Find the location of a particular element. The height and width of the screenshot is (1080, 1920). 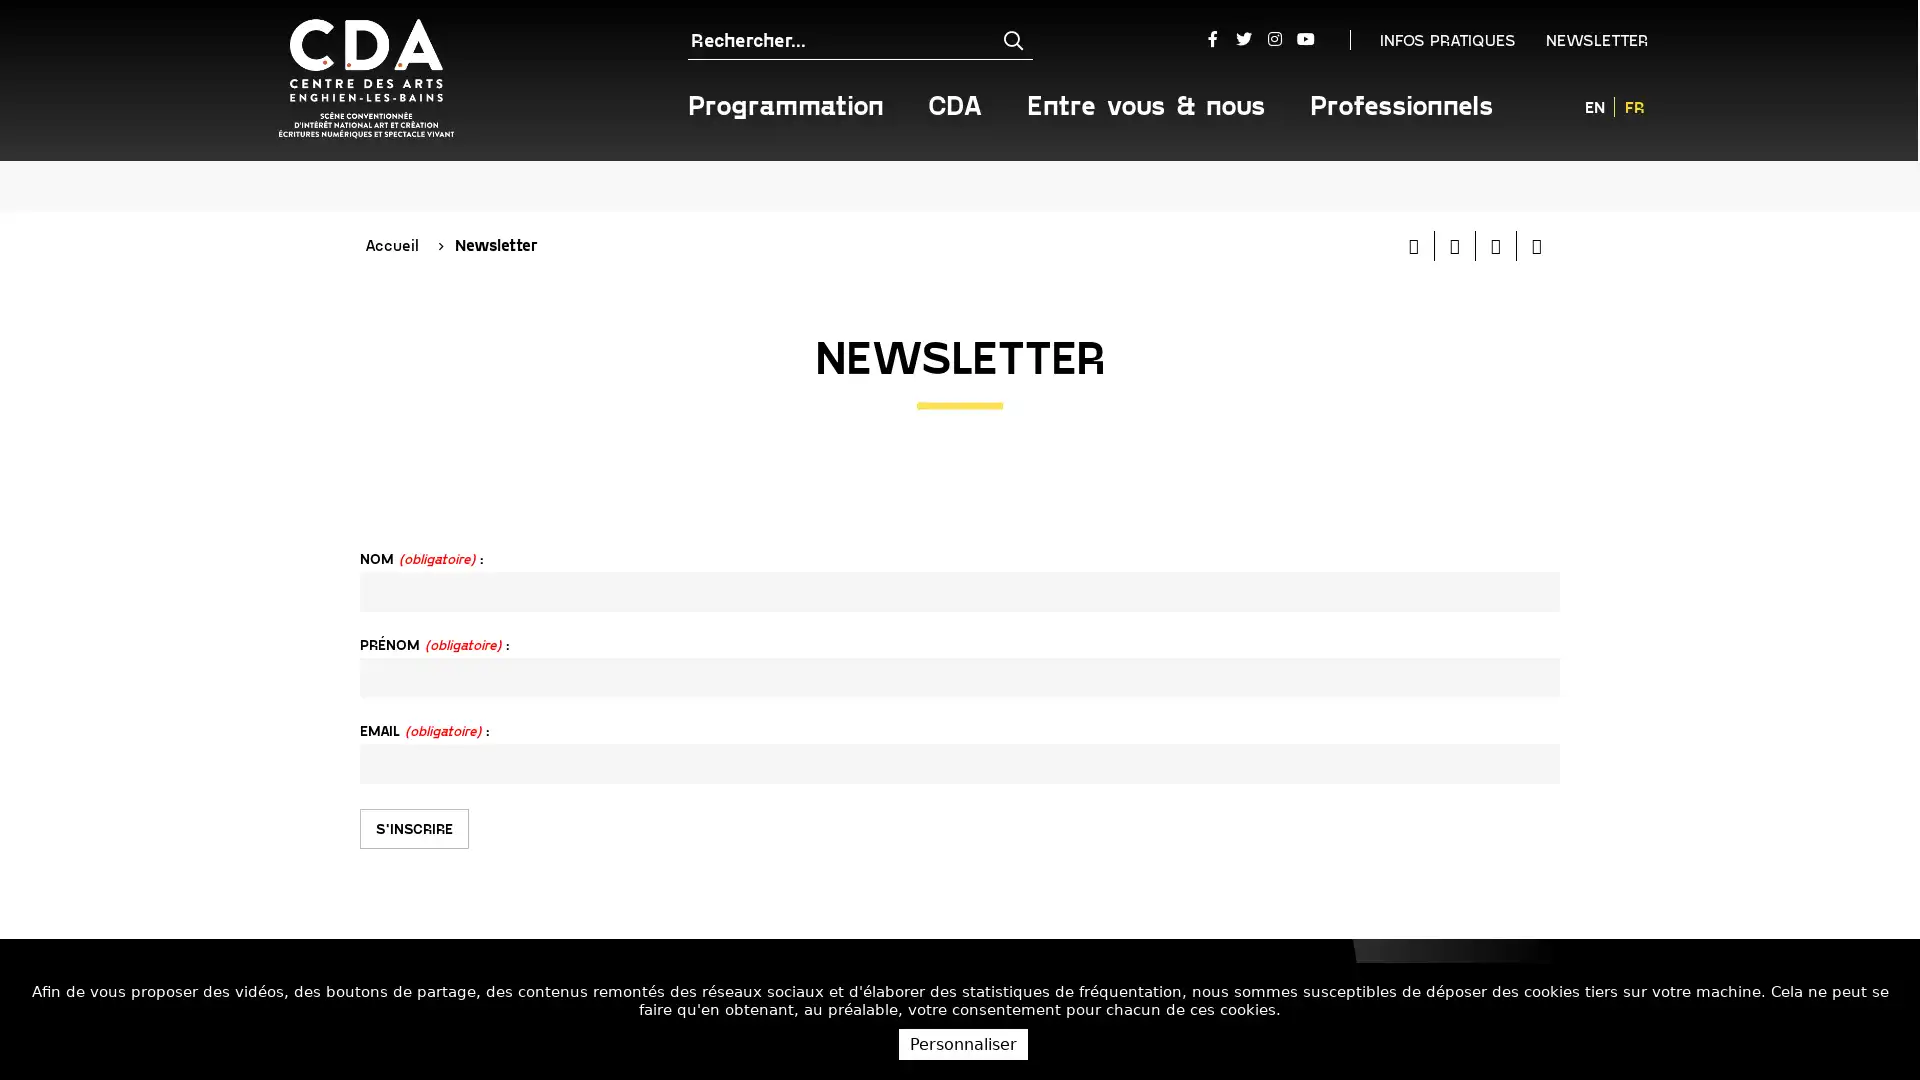

Partager cette page is located at coordinates (1535, 196).